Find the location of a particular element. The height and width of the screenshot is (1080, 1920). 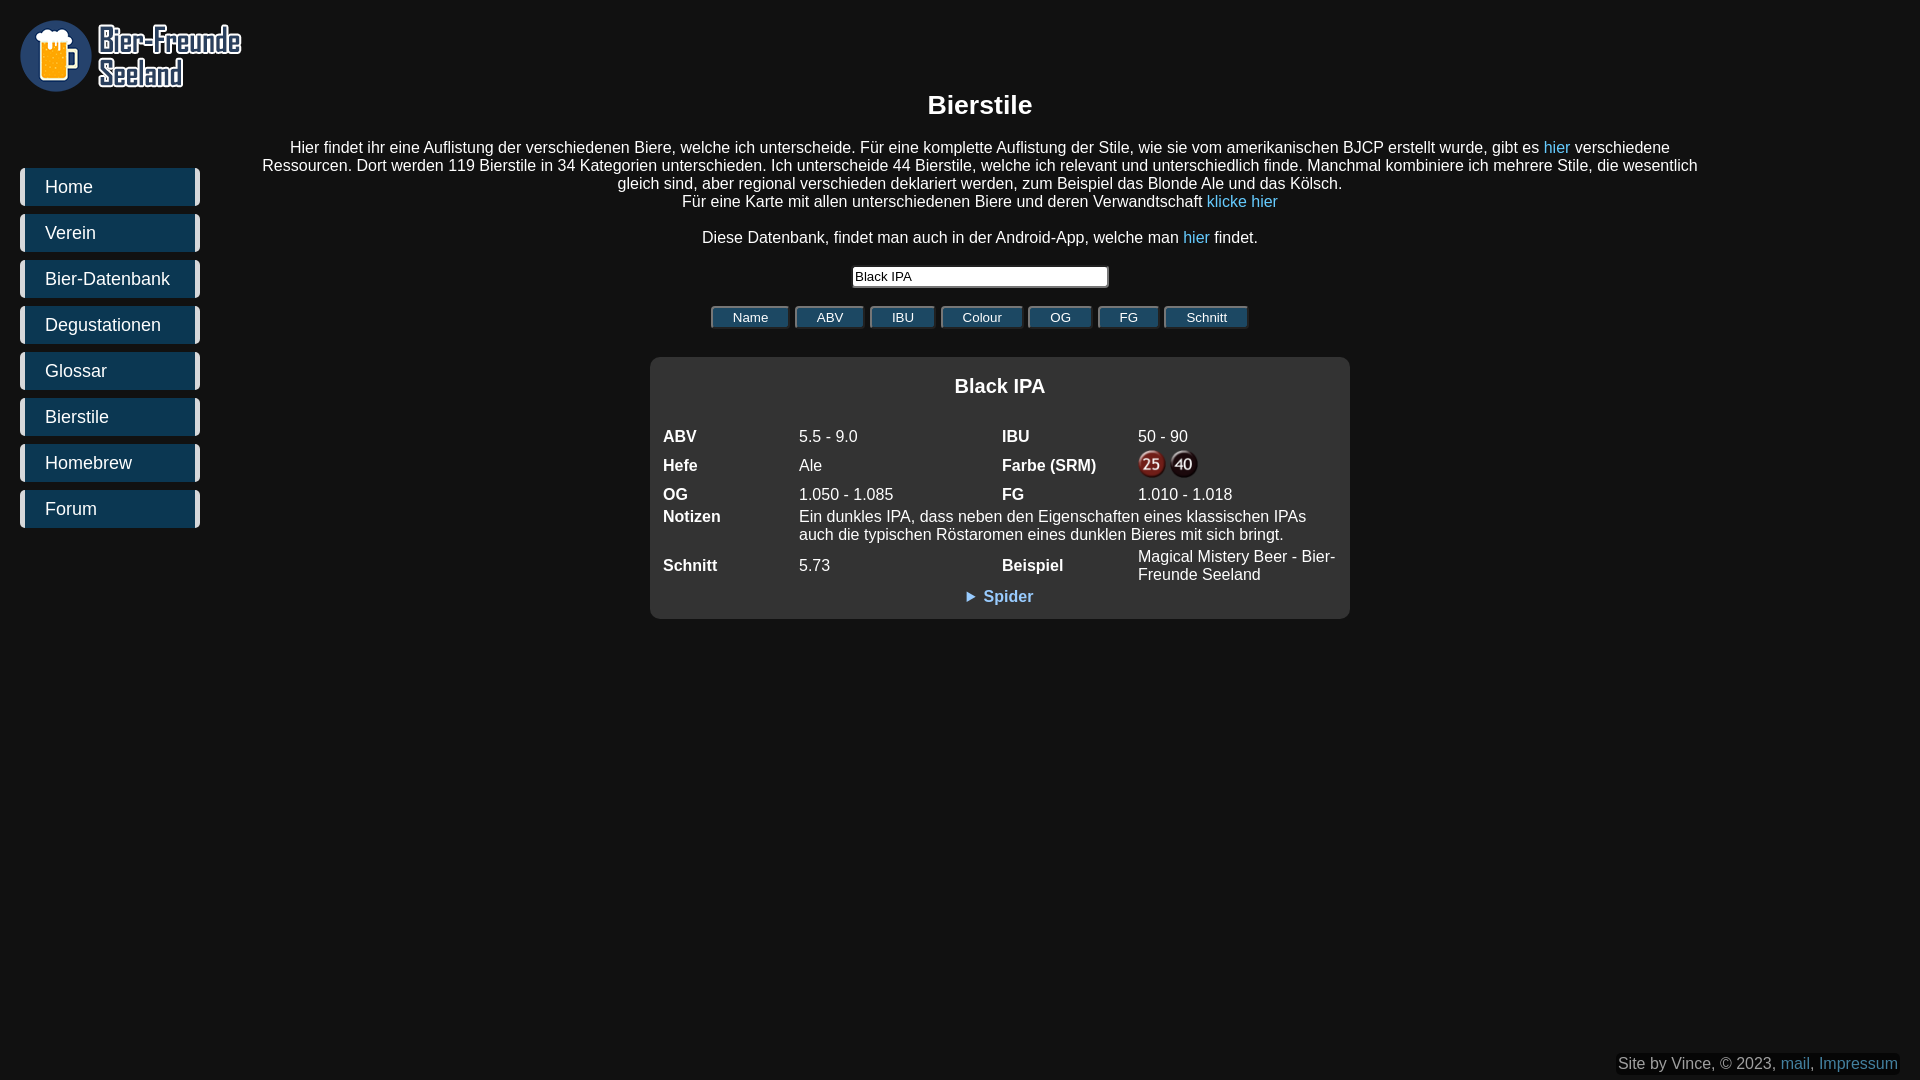

'Homebrew' is located at coordinates (109, 462).